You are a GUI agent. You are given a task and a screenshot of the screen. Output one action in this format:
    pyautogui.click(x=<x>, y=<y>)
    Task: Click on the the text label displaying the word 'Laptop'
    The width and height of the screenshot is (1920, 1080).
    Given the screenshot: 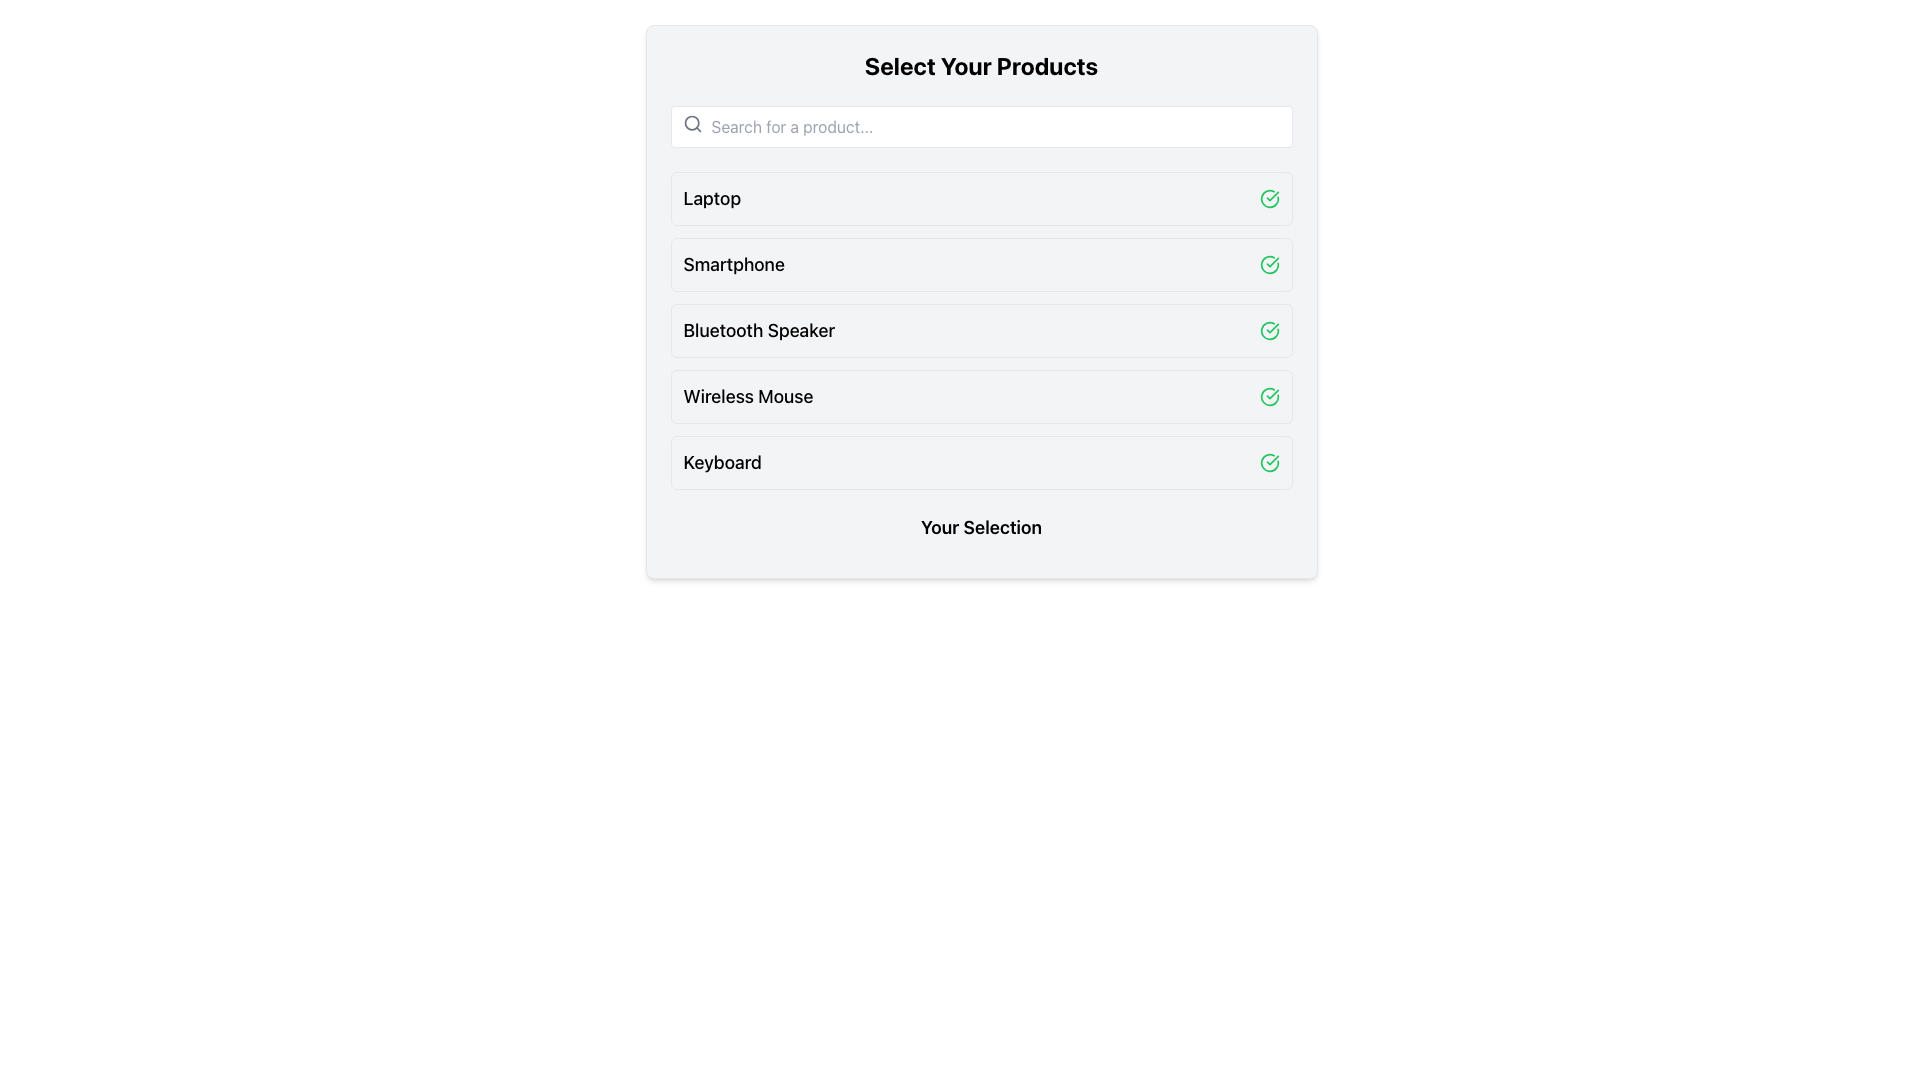 What is the action you would take?
    pyautogui.click(x=712, y=199)
    